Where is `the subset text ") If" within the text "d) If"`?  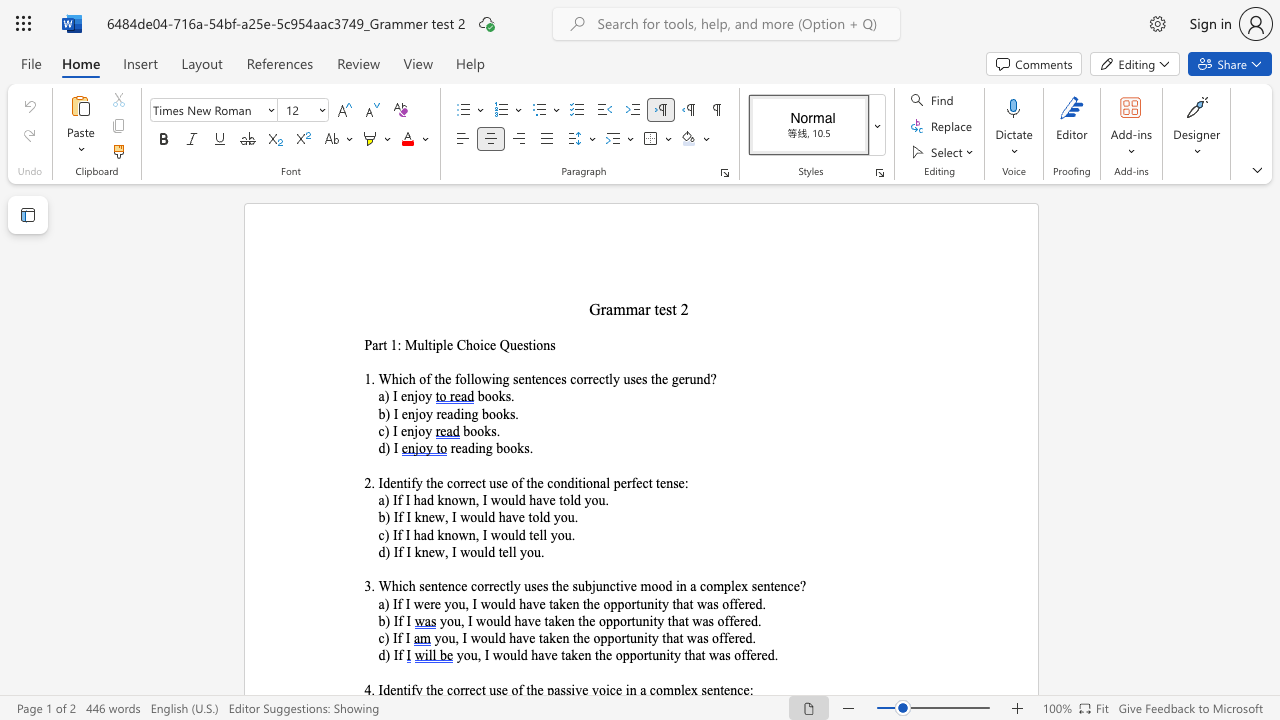 the subset text ") If" within the text "d) If" is located at coordinates (385, 655).